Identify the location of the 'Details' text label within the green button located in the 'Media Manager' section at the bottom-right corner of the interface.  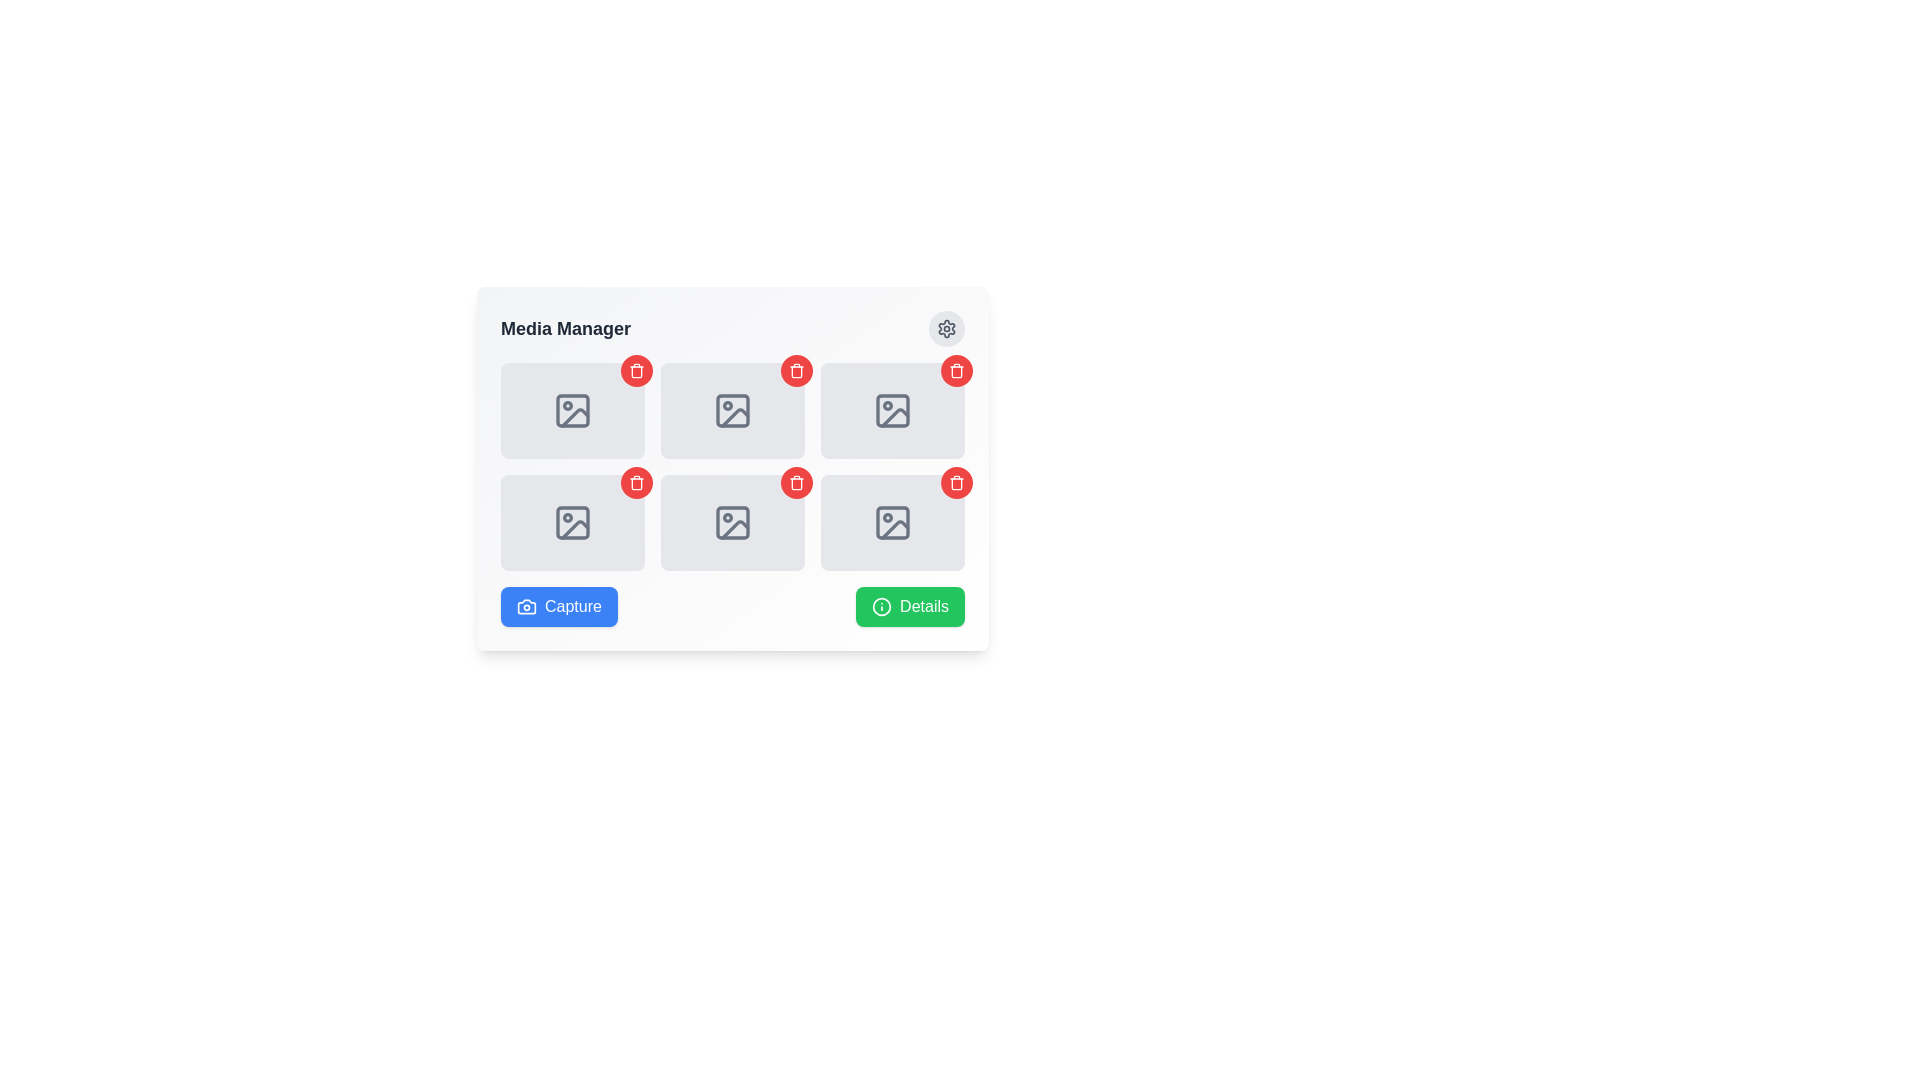
(923, 605).